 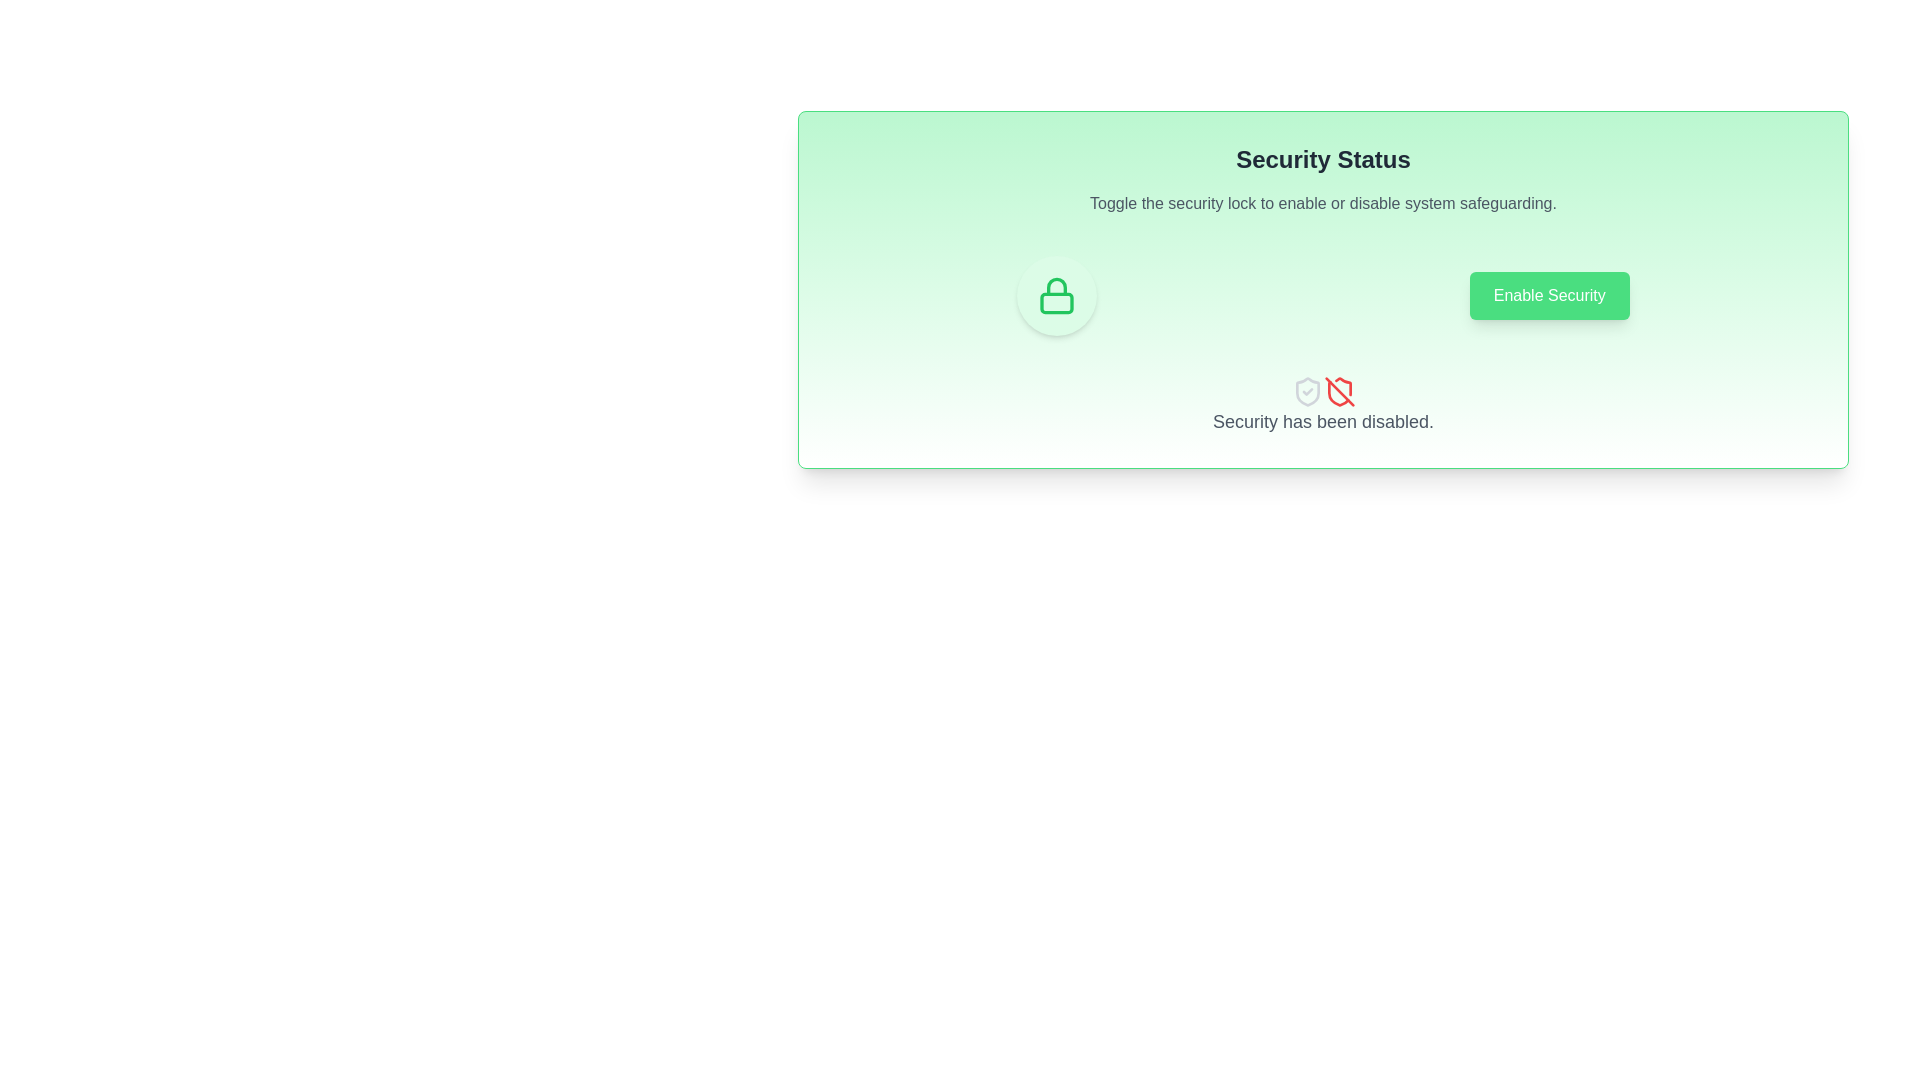 What do you see at coordinates (1323, 204) in the screenshot?
I see `the static informational text block that provides guidance on the security toggling feature, located centrally below the 'Security Status' heading and above the security lock icon and 'Enable Security' button` at bounding box center [1323, 204].